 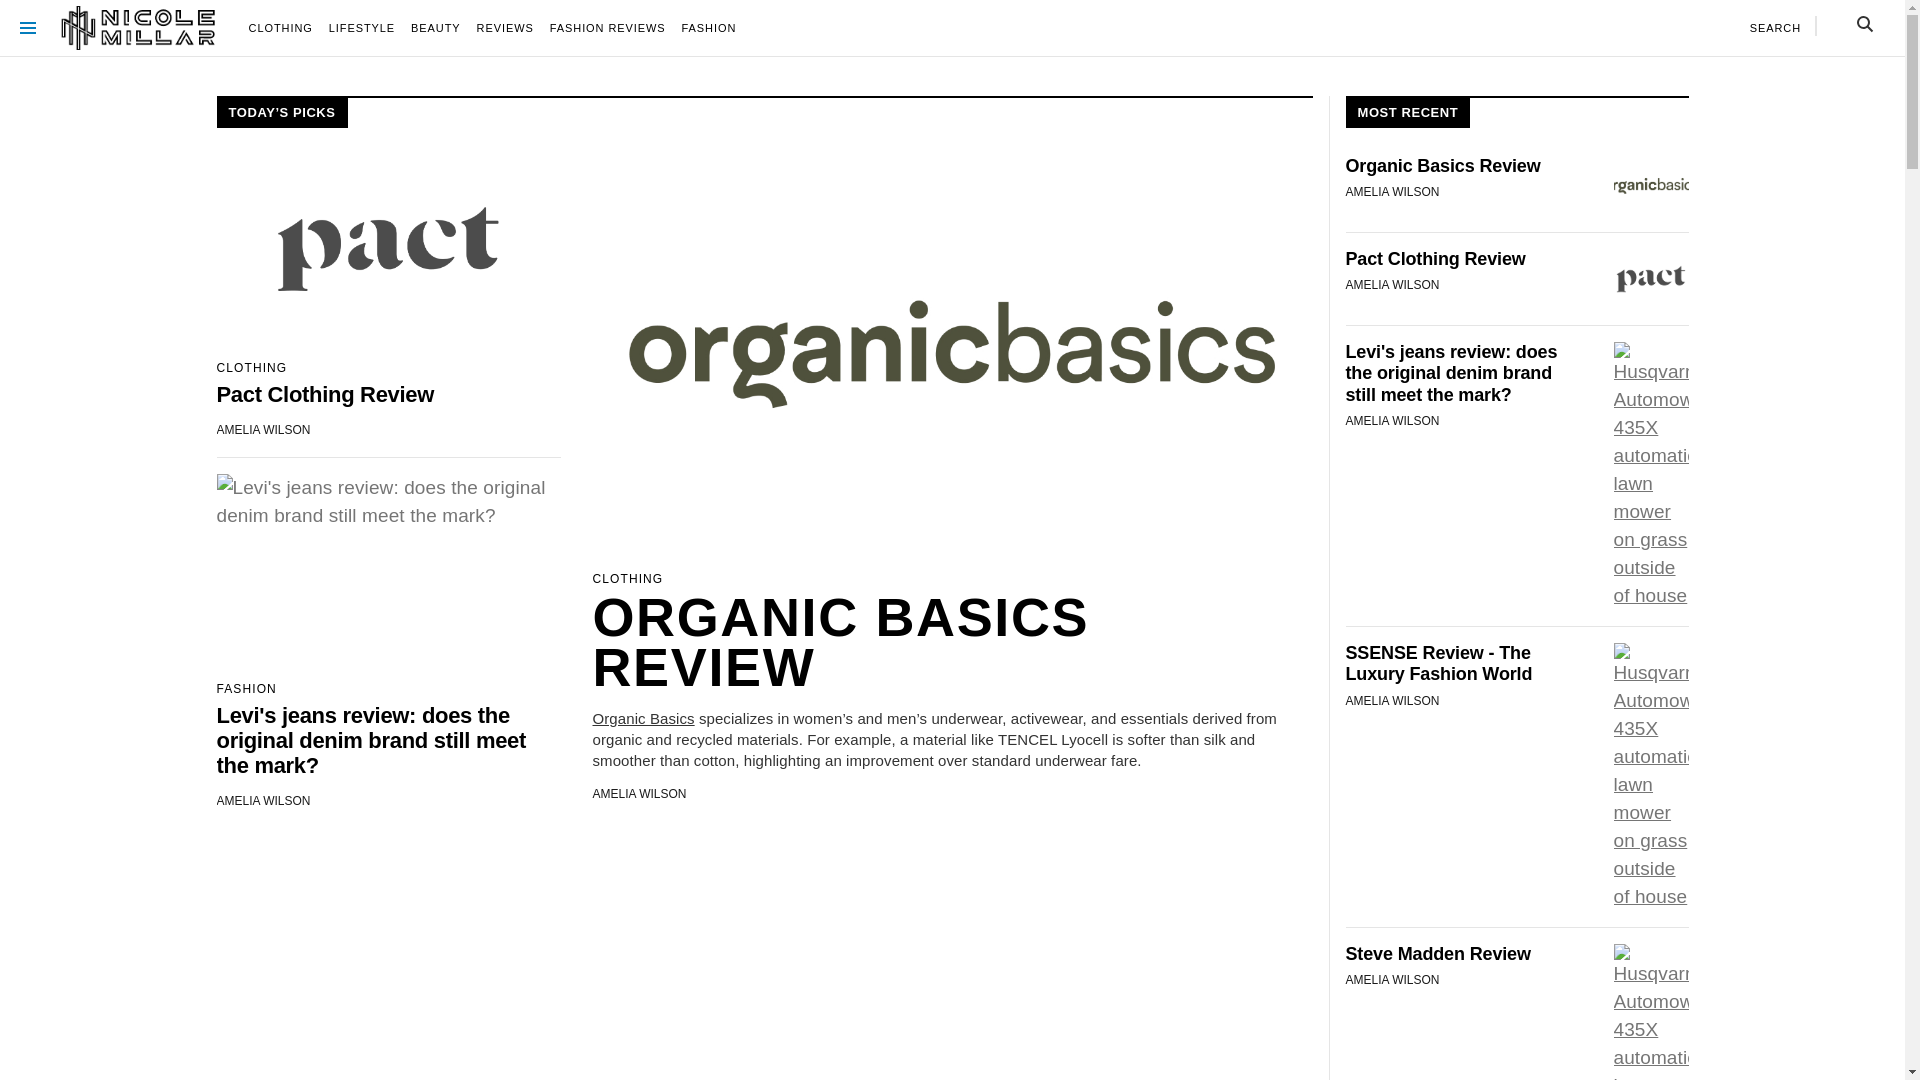 I want to click on 'BEAUTY', so click(x=435, y=28).